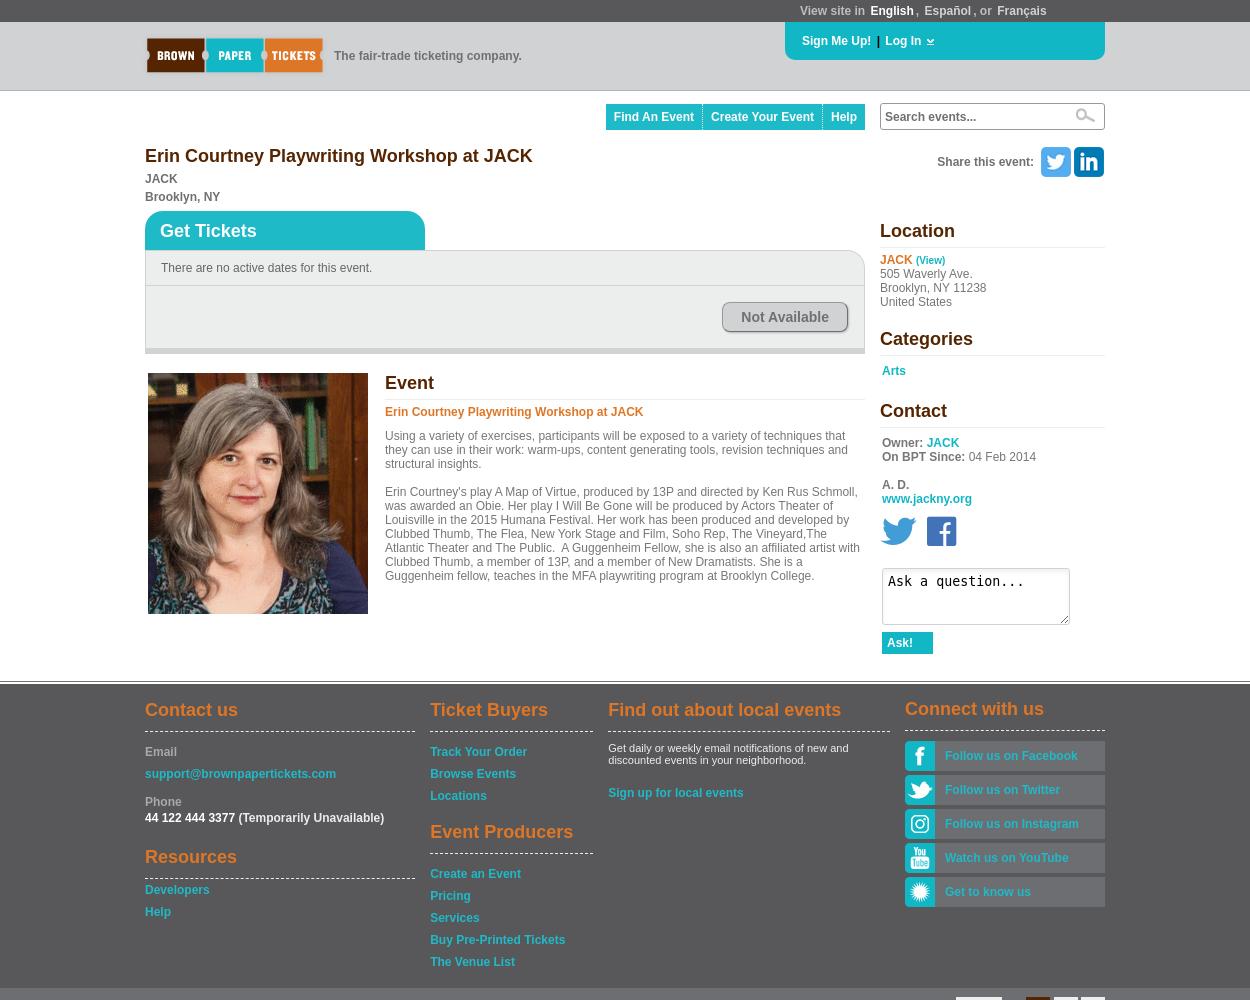  Describe the element at coordinates (145, 196) in the screenshot. I see `'Brooklyn, NY'` at that location.